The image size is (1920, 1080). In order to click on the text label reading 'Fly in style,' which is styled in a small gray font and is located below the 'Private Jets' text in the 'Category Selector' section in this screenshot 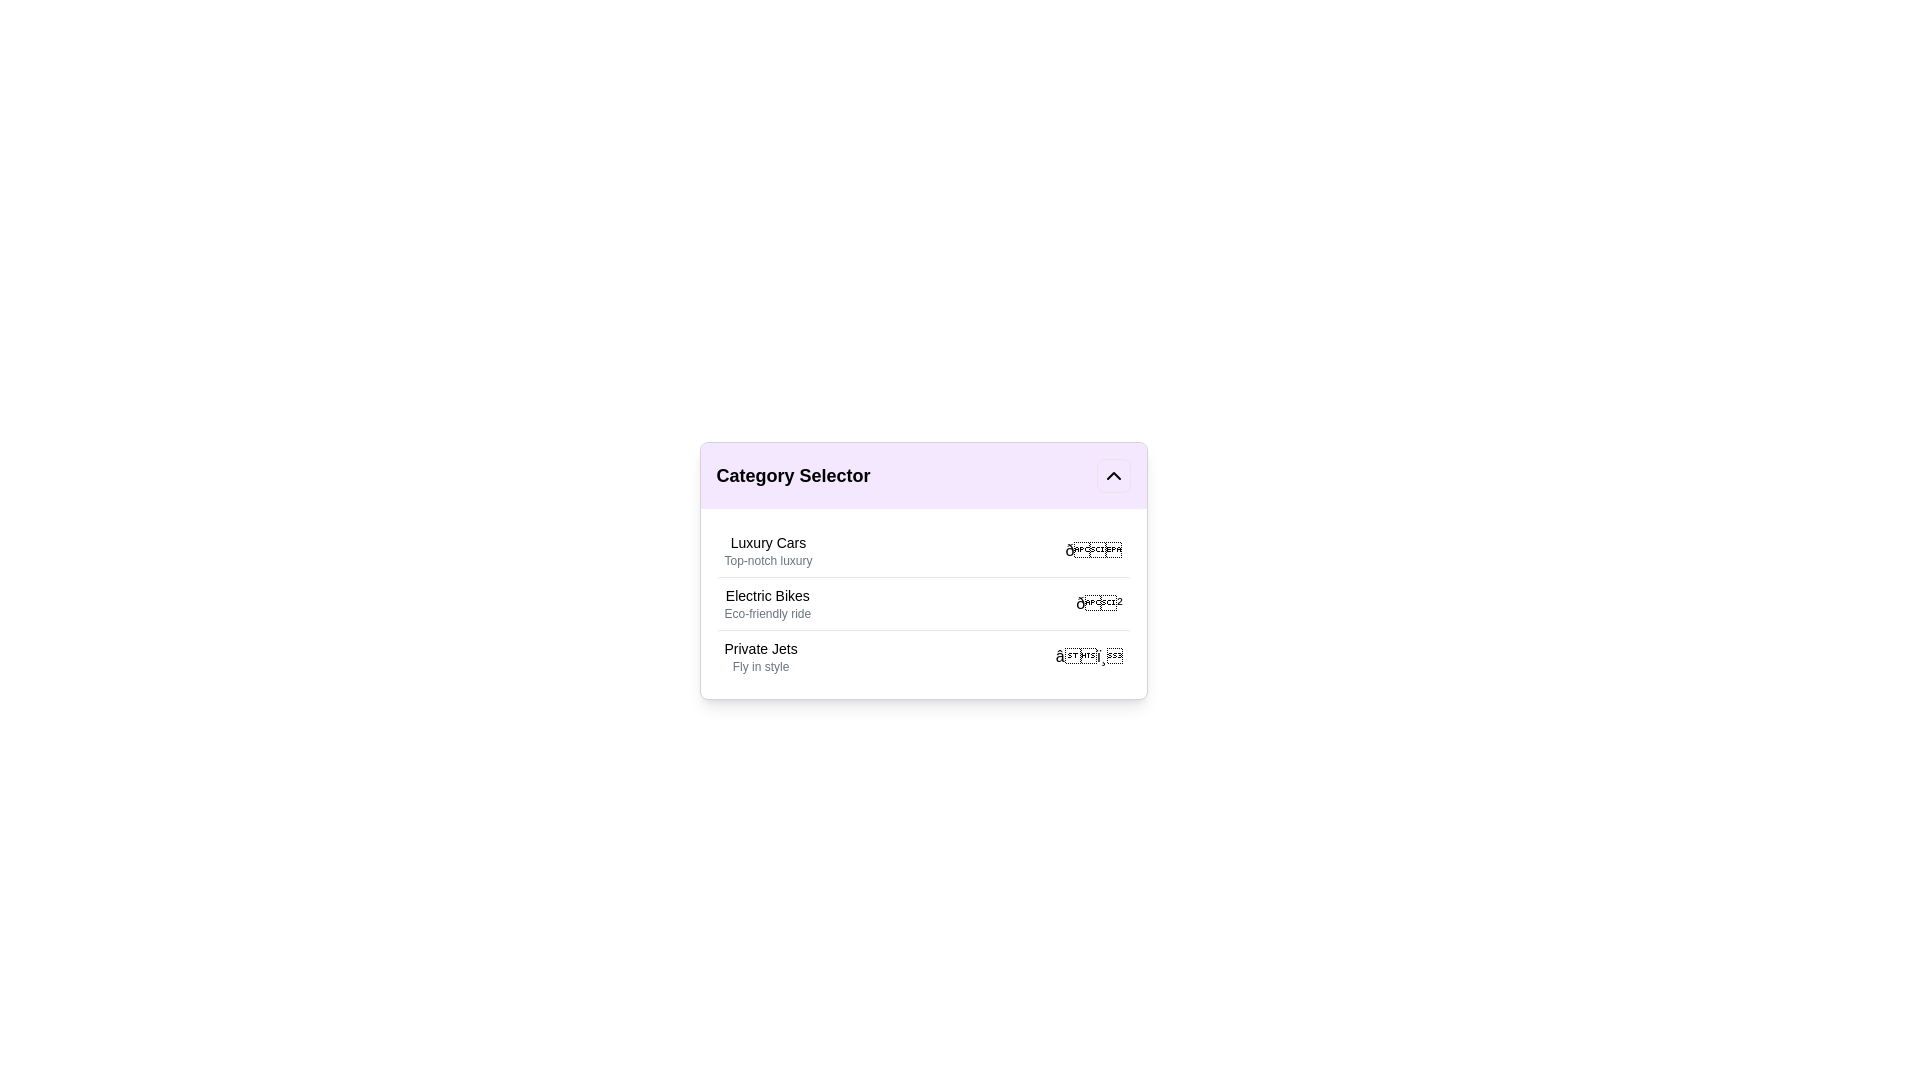, I will do `click(760, 667)`.